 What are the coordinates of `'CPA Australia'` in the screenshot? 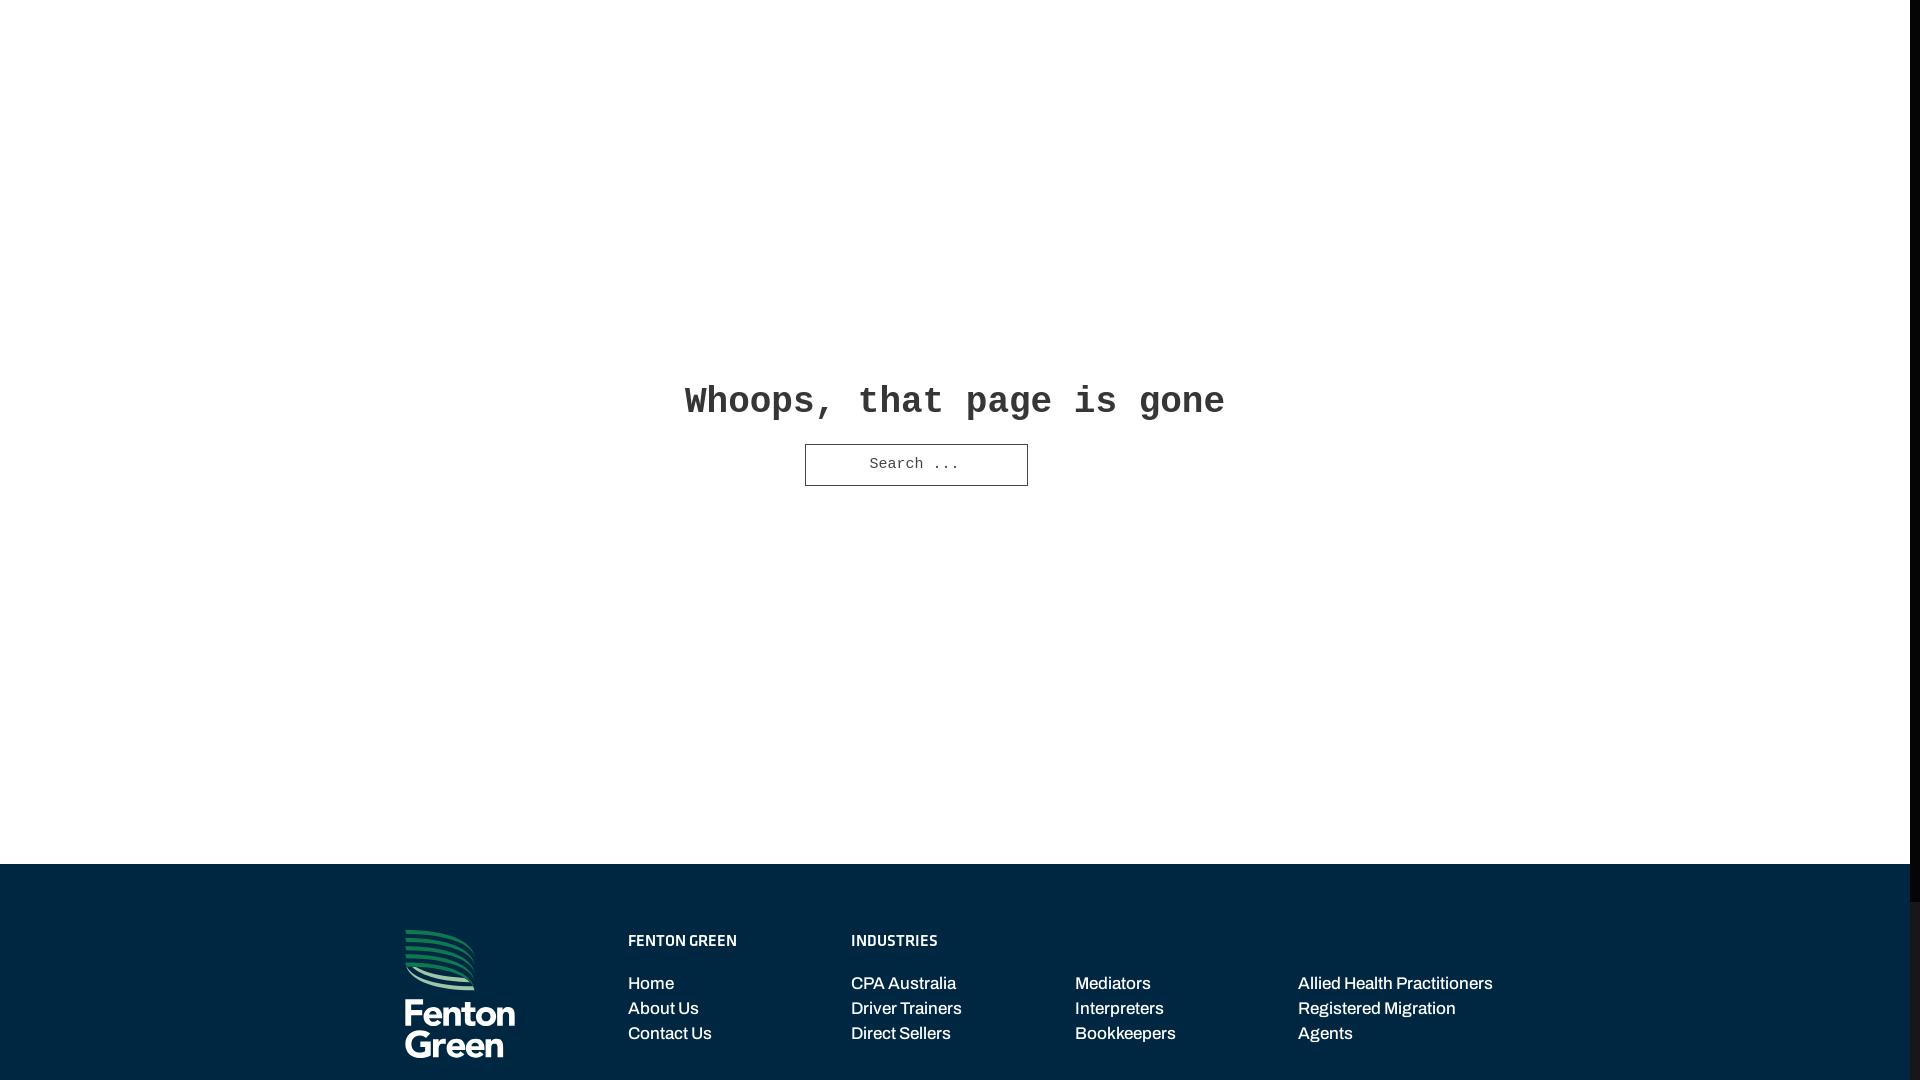 It's located at (905, 982).